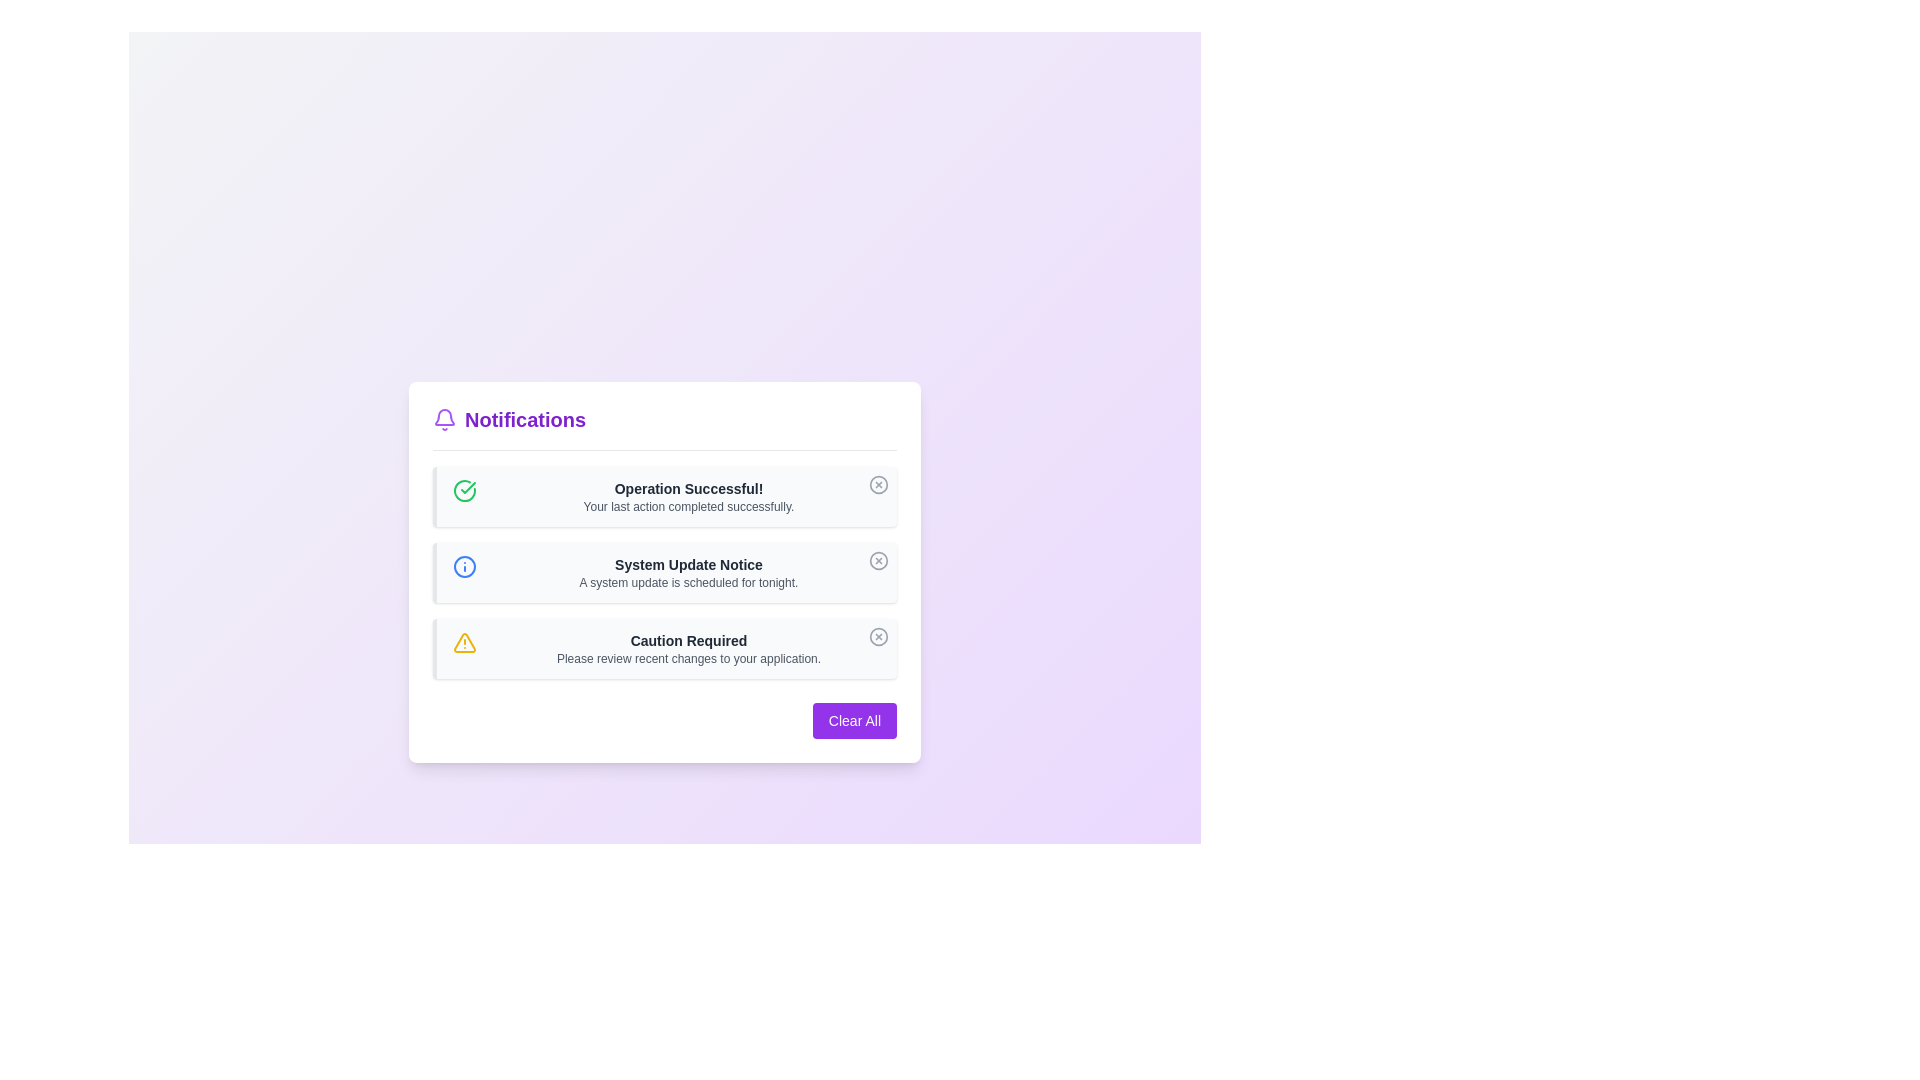 The image size is (1920, 1080). Describe the element at coordinates (464, 489) in the screenshot. I see `the confirmation marker icon located in the top-left corner of the notification panel for the 'Operation Successful!' notification` at that location.